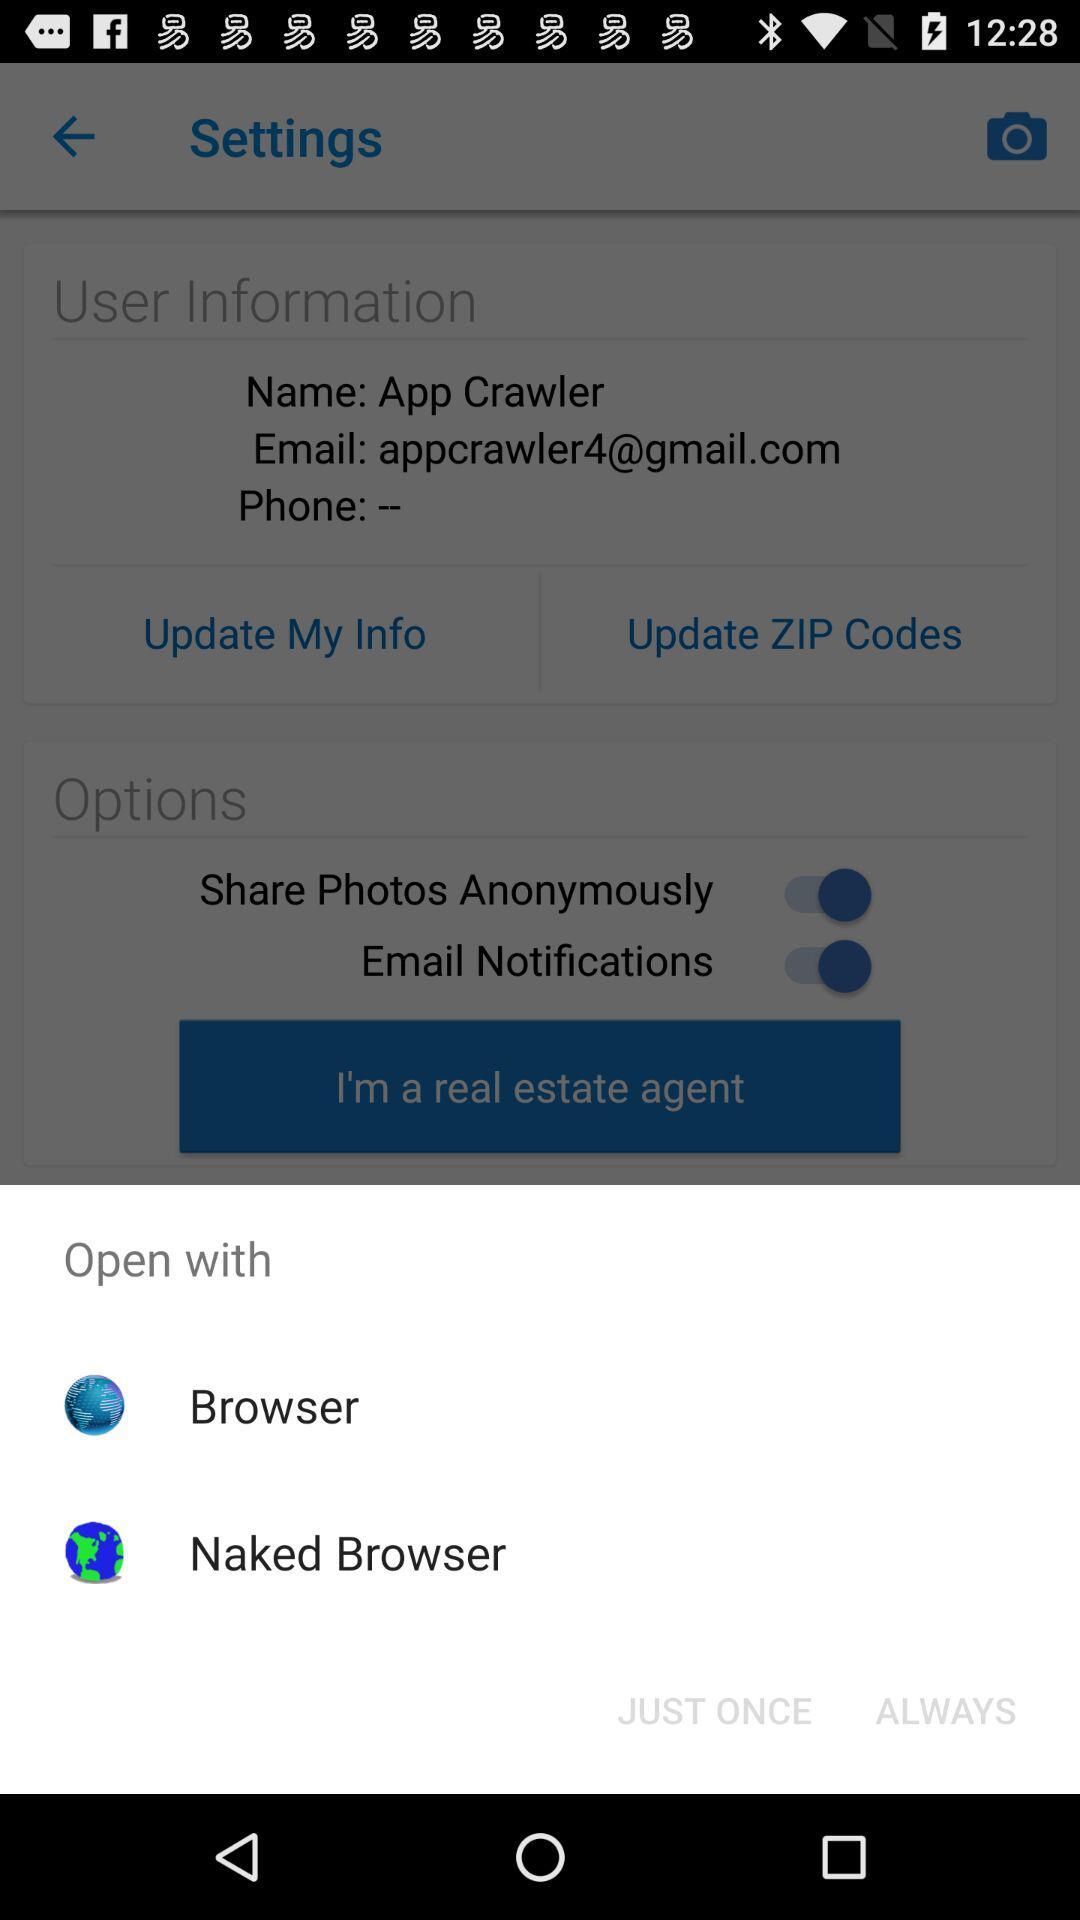 The height and width of the screenshot is (1920, 1080). What do you see at coordinates (945, 1708) in the screenshot?
I see `button next to just once icon` at bounding box center [945, 1708].